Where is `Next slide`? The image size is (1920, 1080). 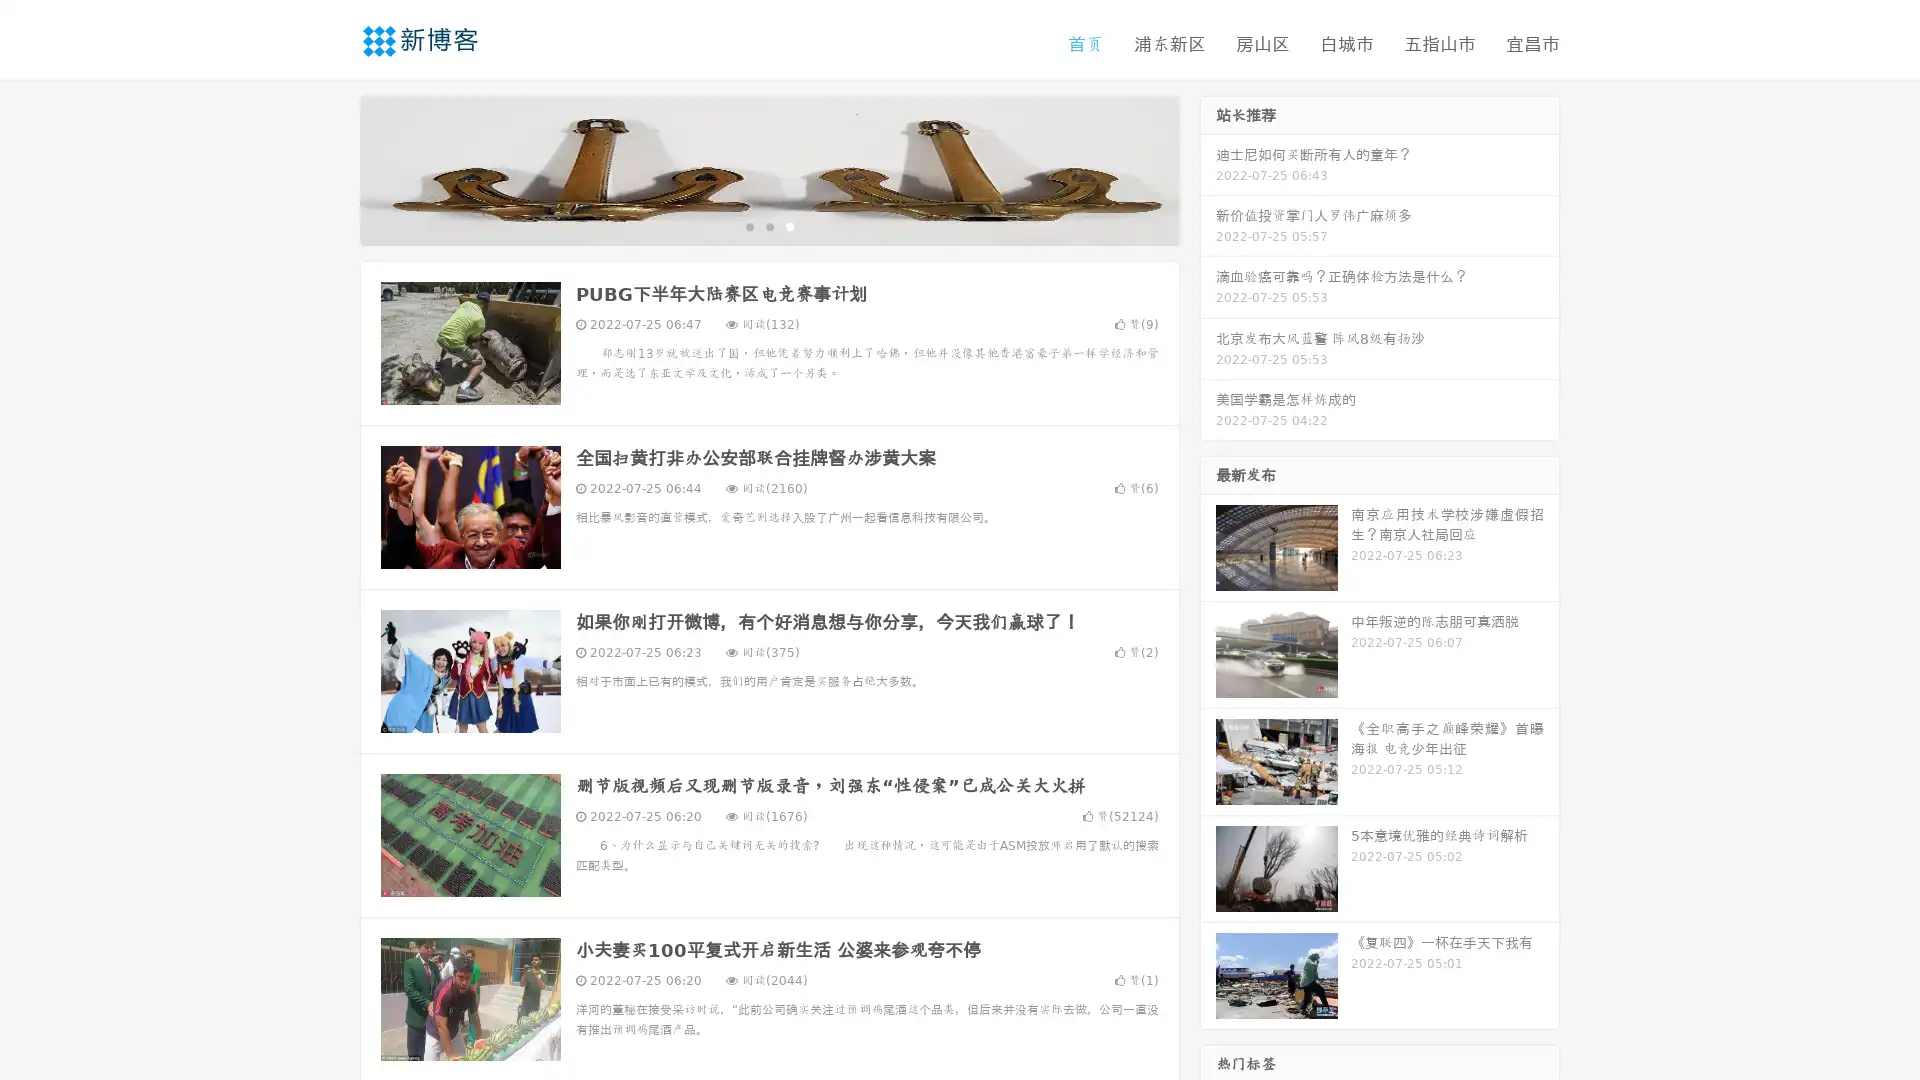
Next slide is located at coordinates (1208, 168).